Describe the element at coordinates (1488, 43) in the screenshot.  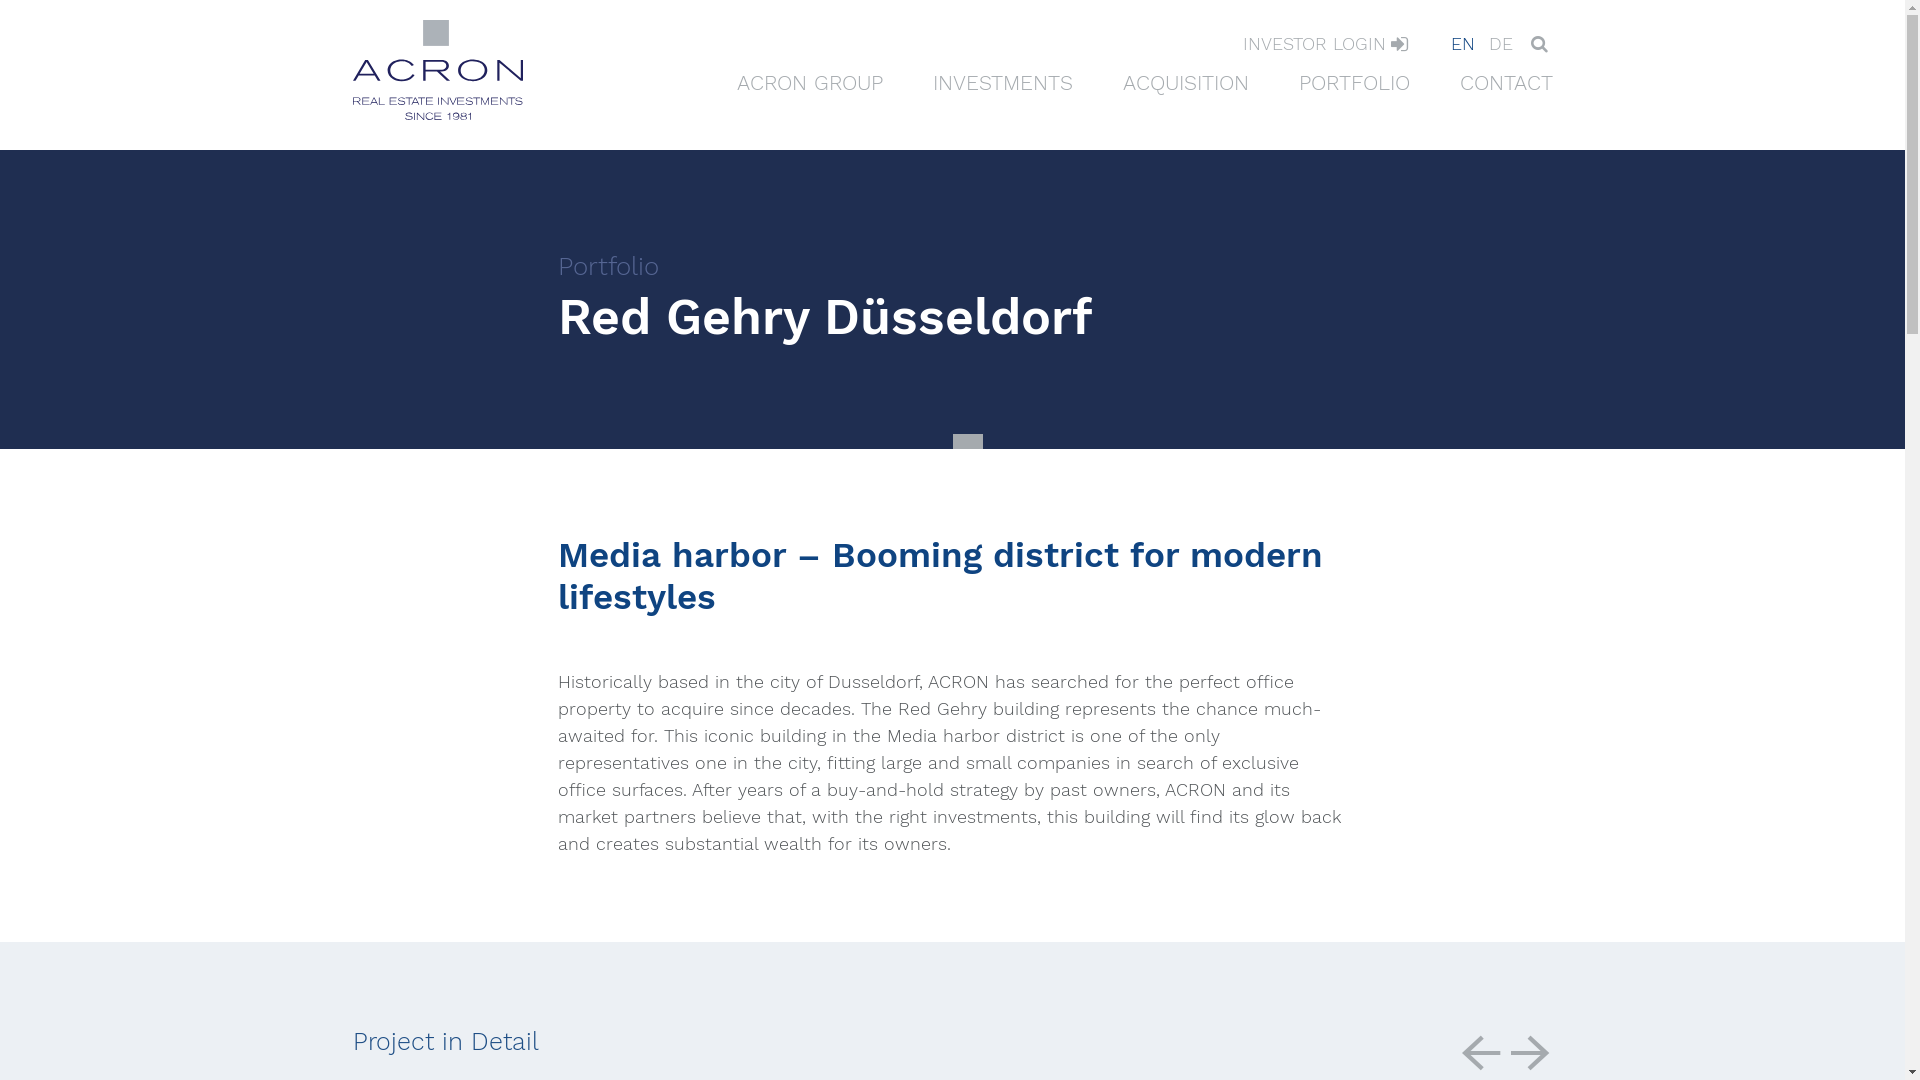
I see `'DE'` at that location.